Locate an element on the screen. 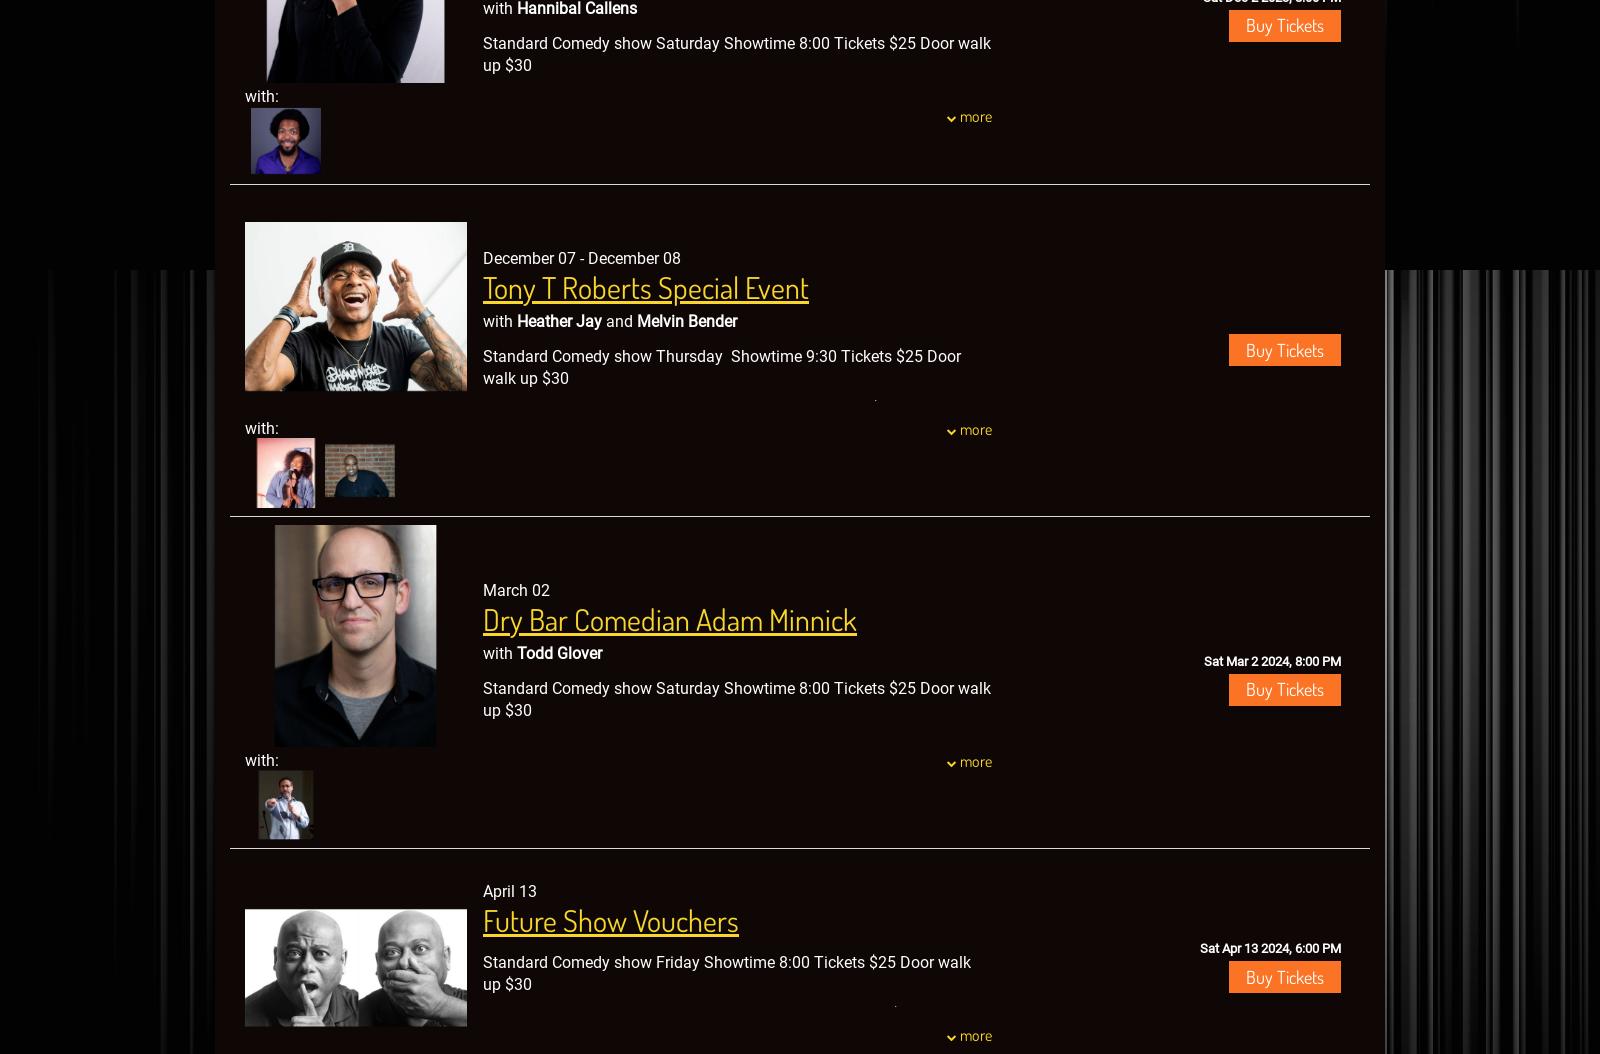  'March 02' is located at coordinates (515, 589).